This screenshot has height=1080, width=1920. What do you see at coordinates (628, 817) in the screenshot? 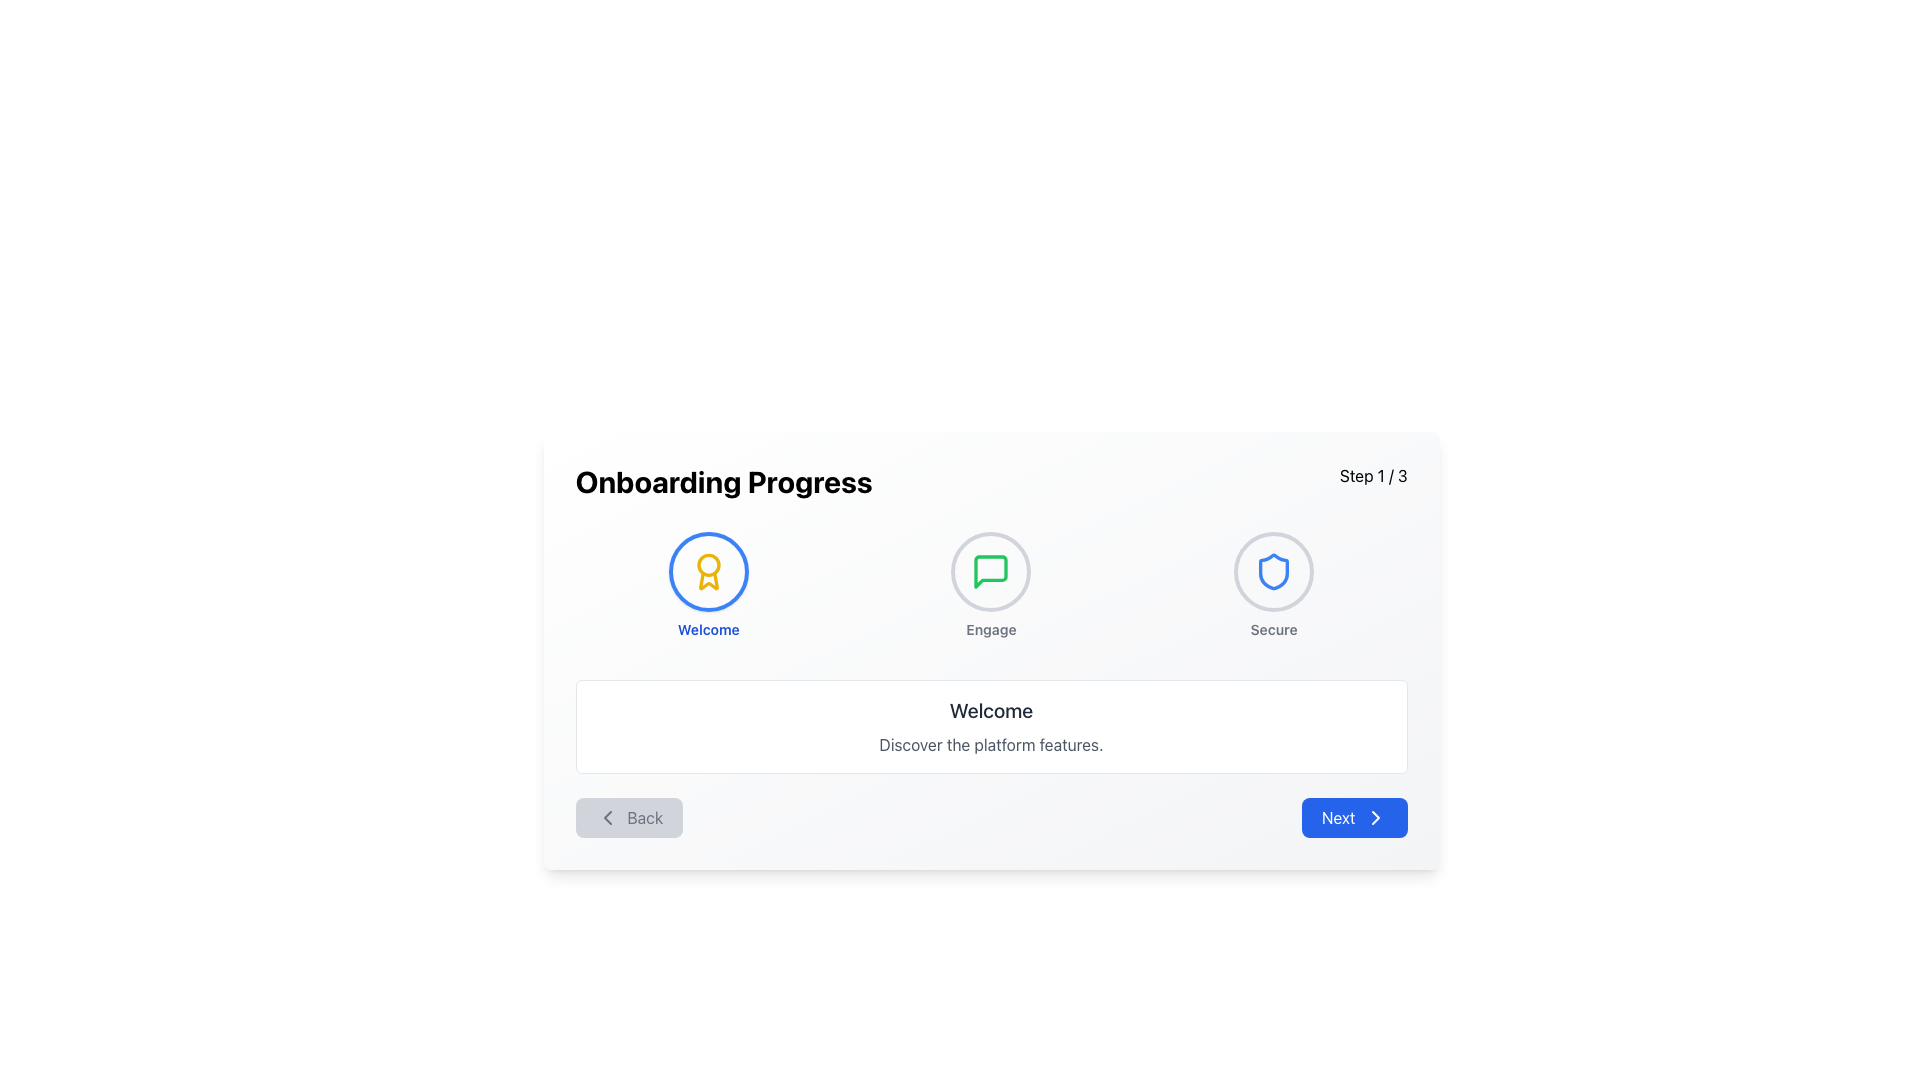
I see `the 'Back' button, which is a rectangular button with a gray background and rounded corners located at the bottom-left corner of the content area` at bounding box center [628, 817].